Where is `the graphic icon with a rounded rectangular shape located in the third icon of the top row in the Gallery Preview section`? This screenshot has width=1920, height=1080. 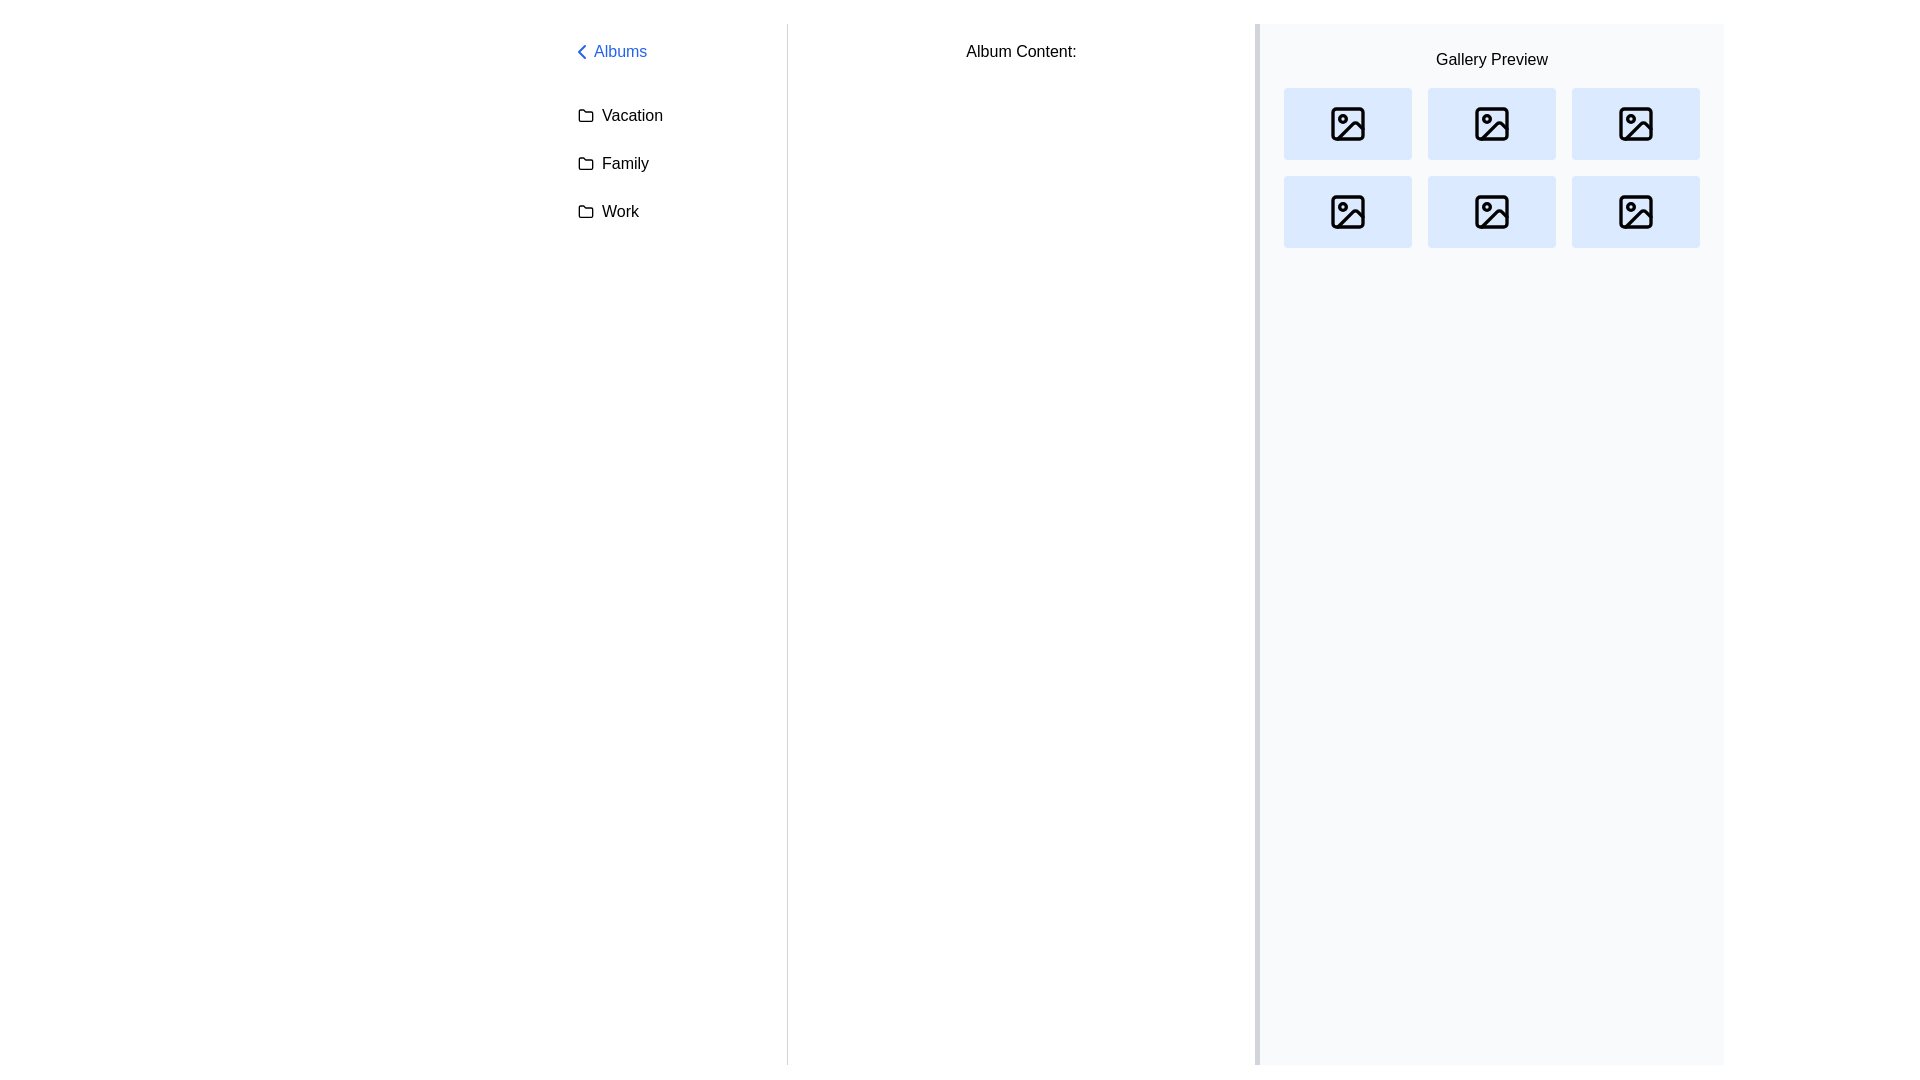 the graphic icon with a rounded rectangular shape located in the third icon of the top row in the Gallery Preview section is located at coordinates (1636, 123).